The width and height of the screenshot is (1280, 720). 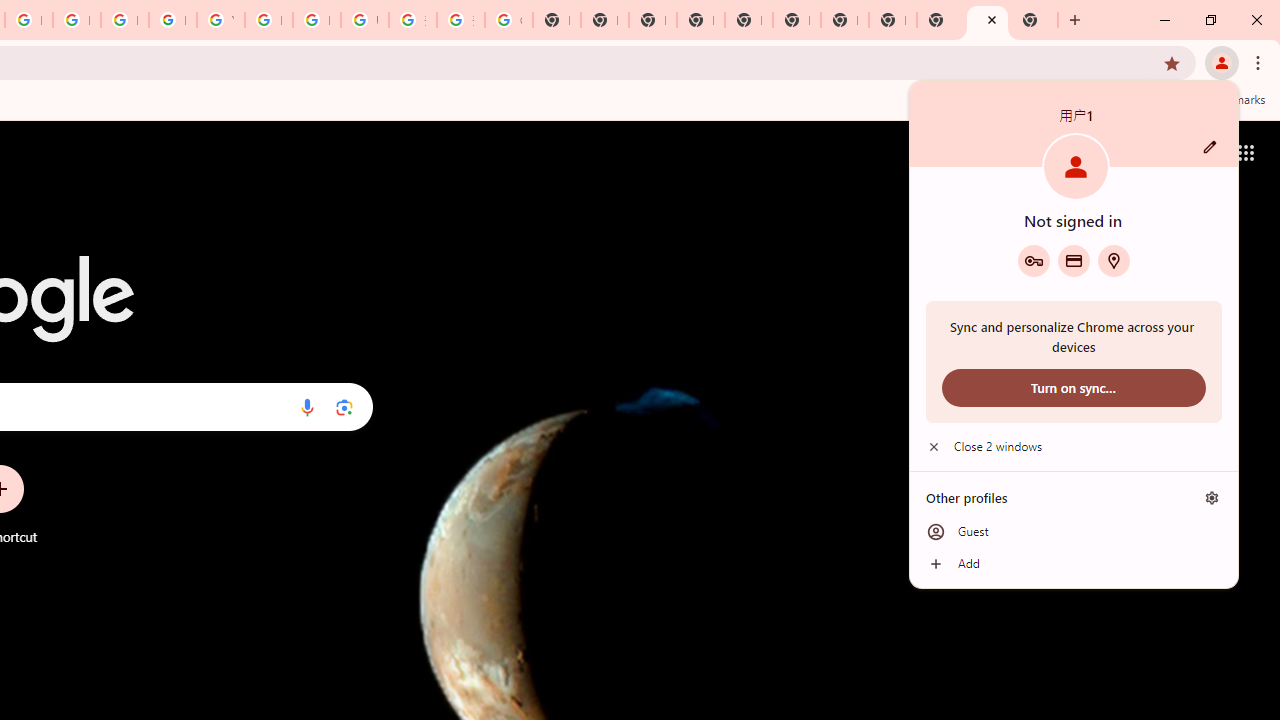 What do you see at coordinates (508, 20) in the screenshot?
I see `'Google Images'` at bounding box center [508, 20].